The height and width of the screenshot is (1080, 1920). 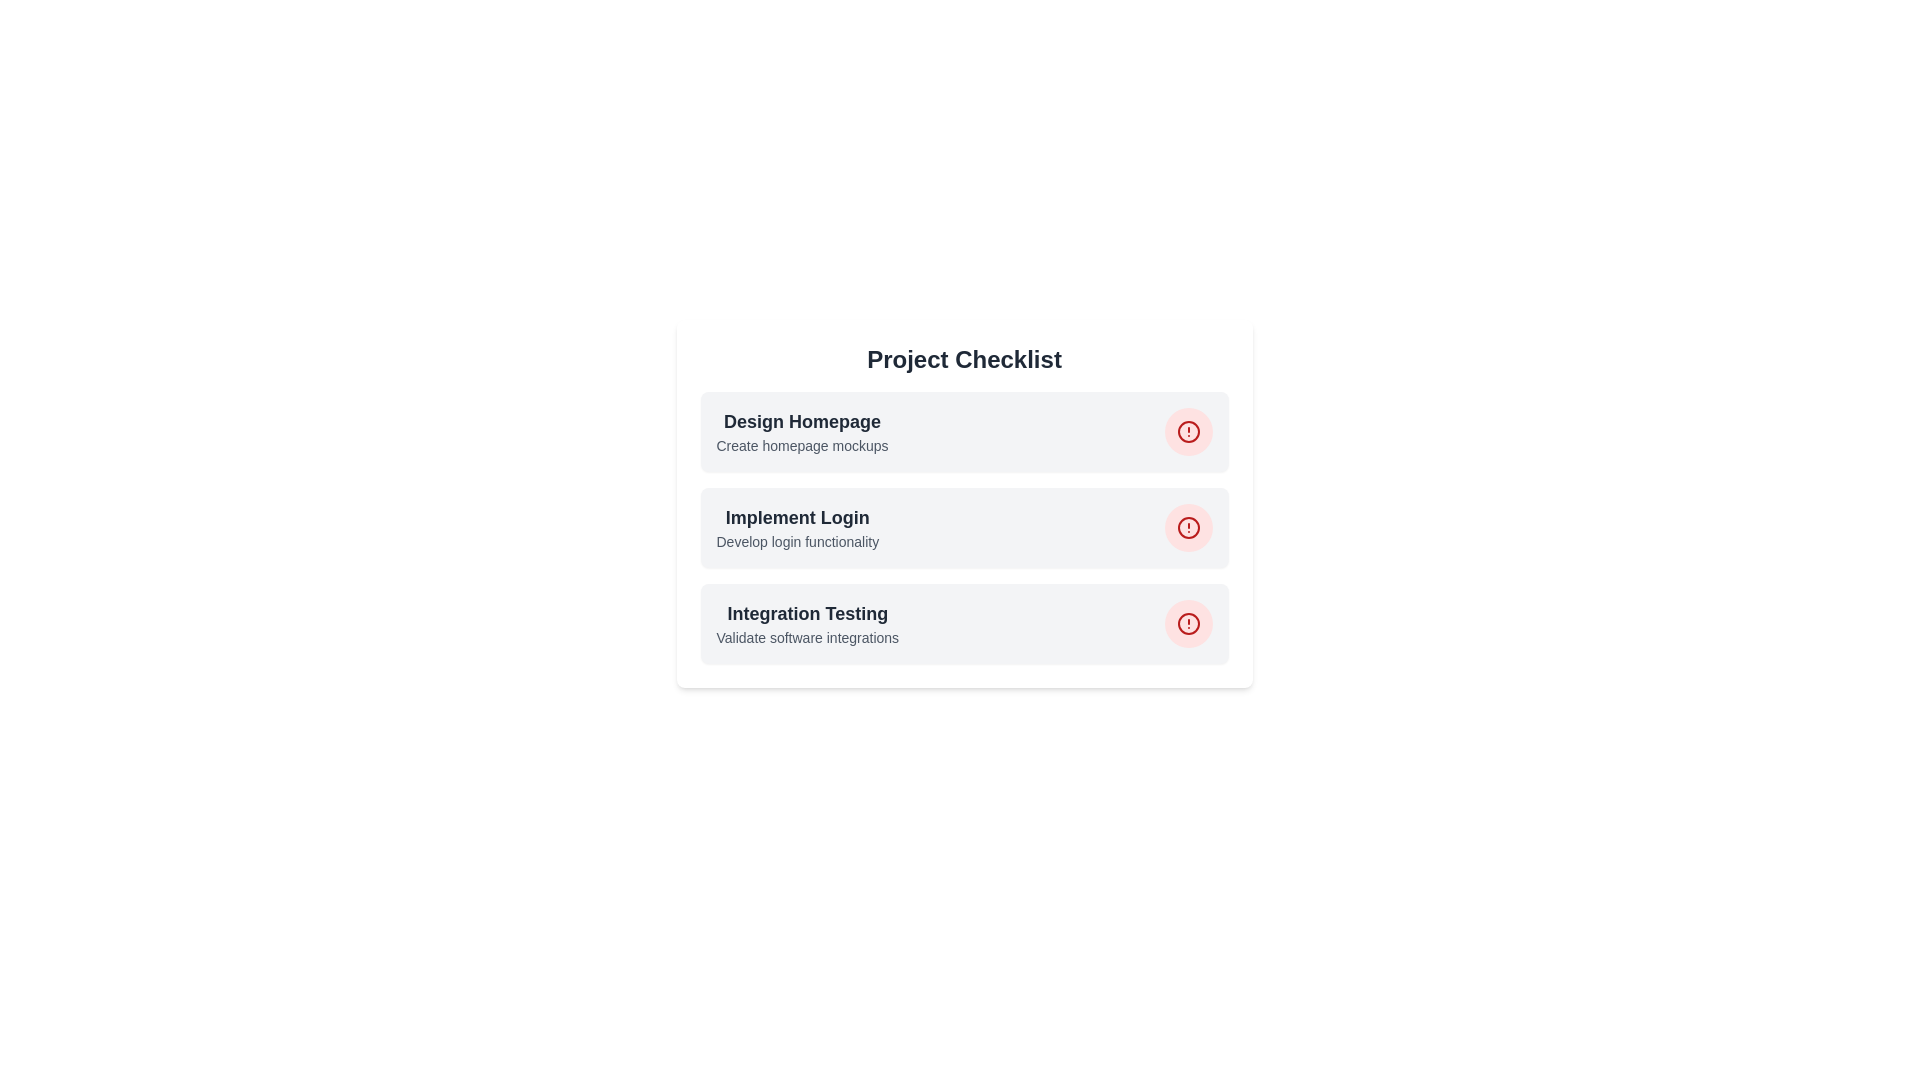 I want to click on text block containing the title and subtitle in the bottom entry of the 'Project Checklist' card, which represents a task or item in a checklist, so click(x=807, y=623).